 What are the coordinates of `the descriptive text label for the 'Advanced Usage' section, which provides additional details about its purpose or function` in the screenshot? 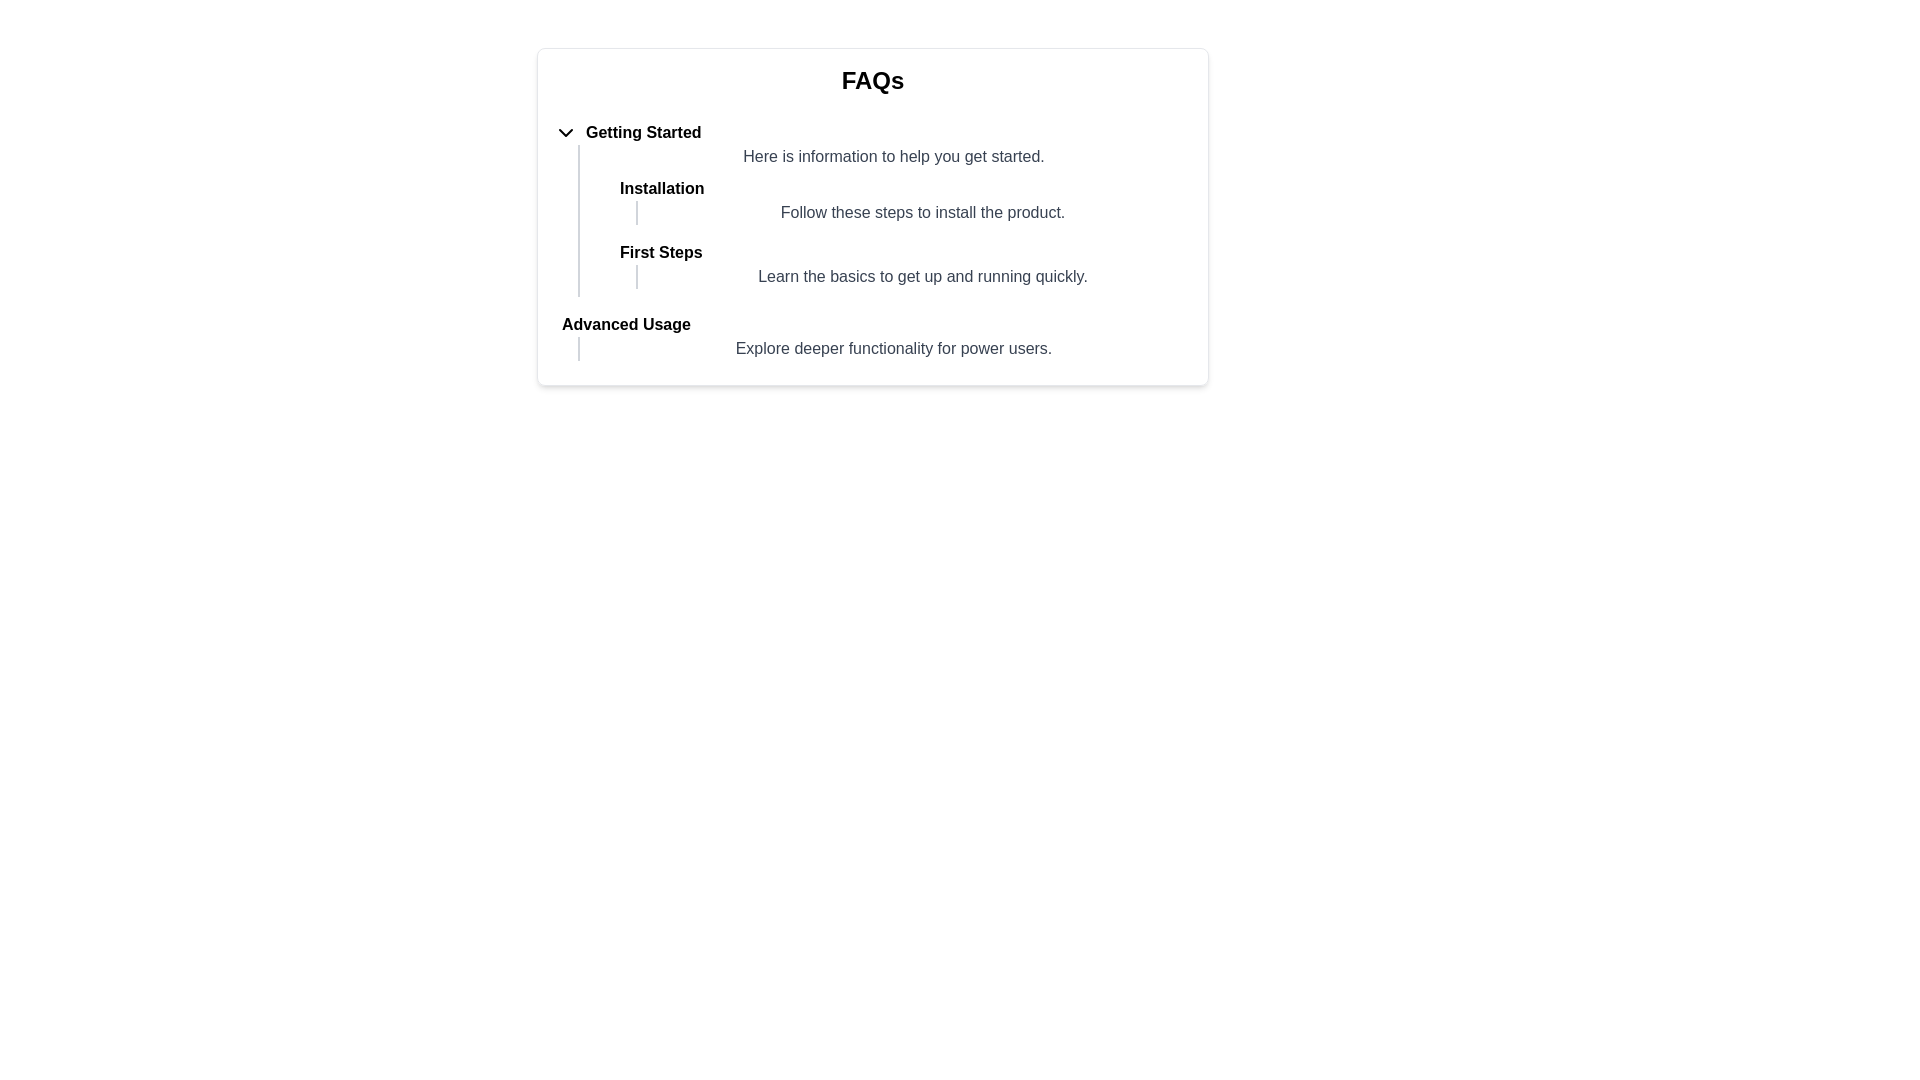 It's located at (883, 347).